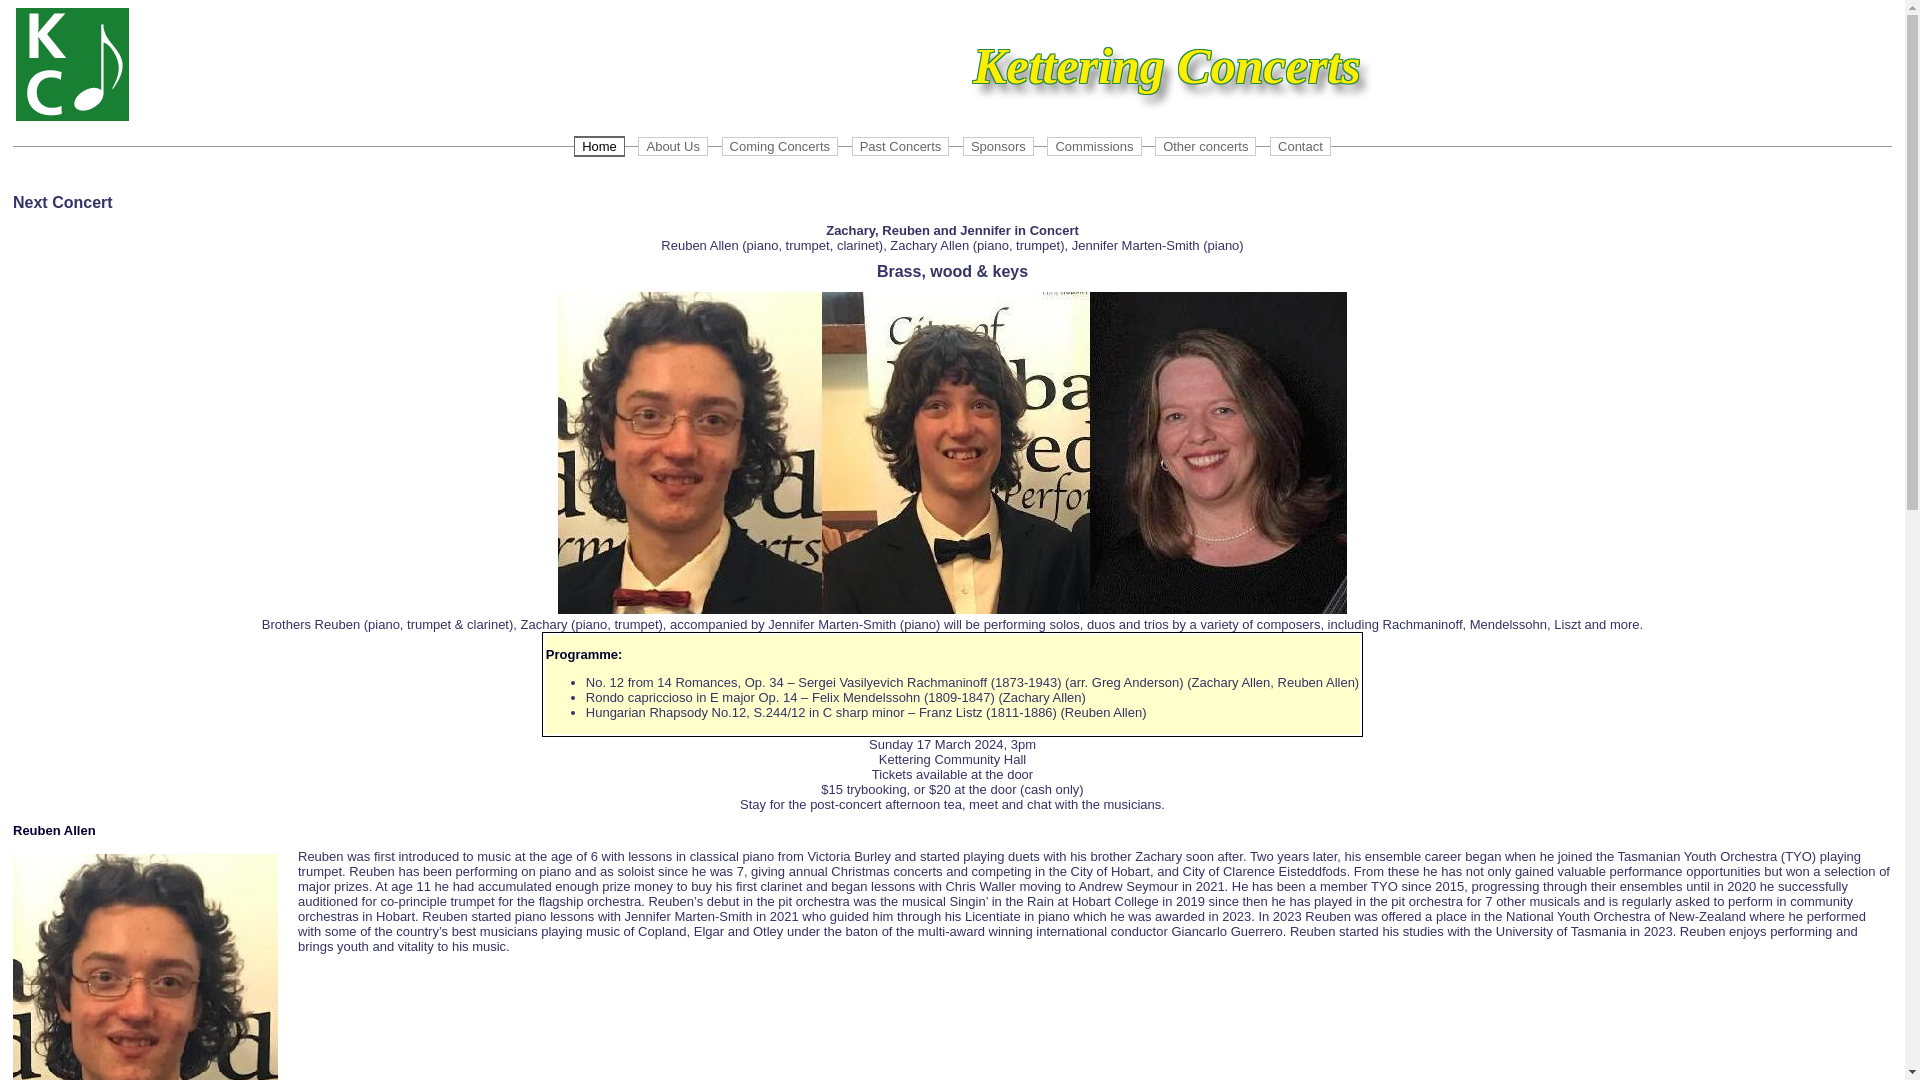 The width and height of the screenshot is (1920, 1080). What do you see at coordinates (851, 145) in the screenshot?
I see `'Past Concerts'` at bounding box center [851, 145].